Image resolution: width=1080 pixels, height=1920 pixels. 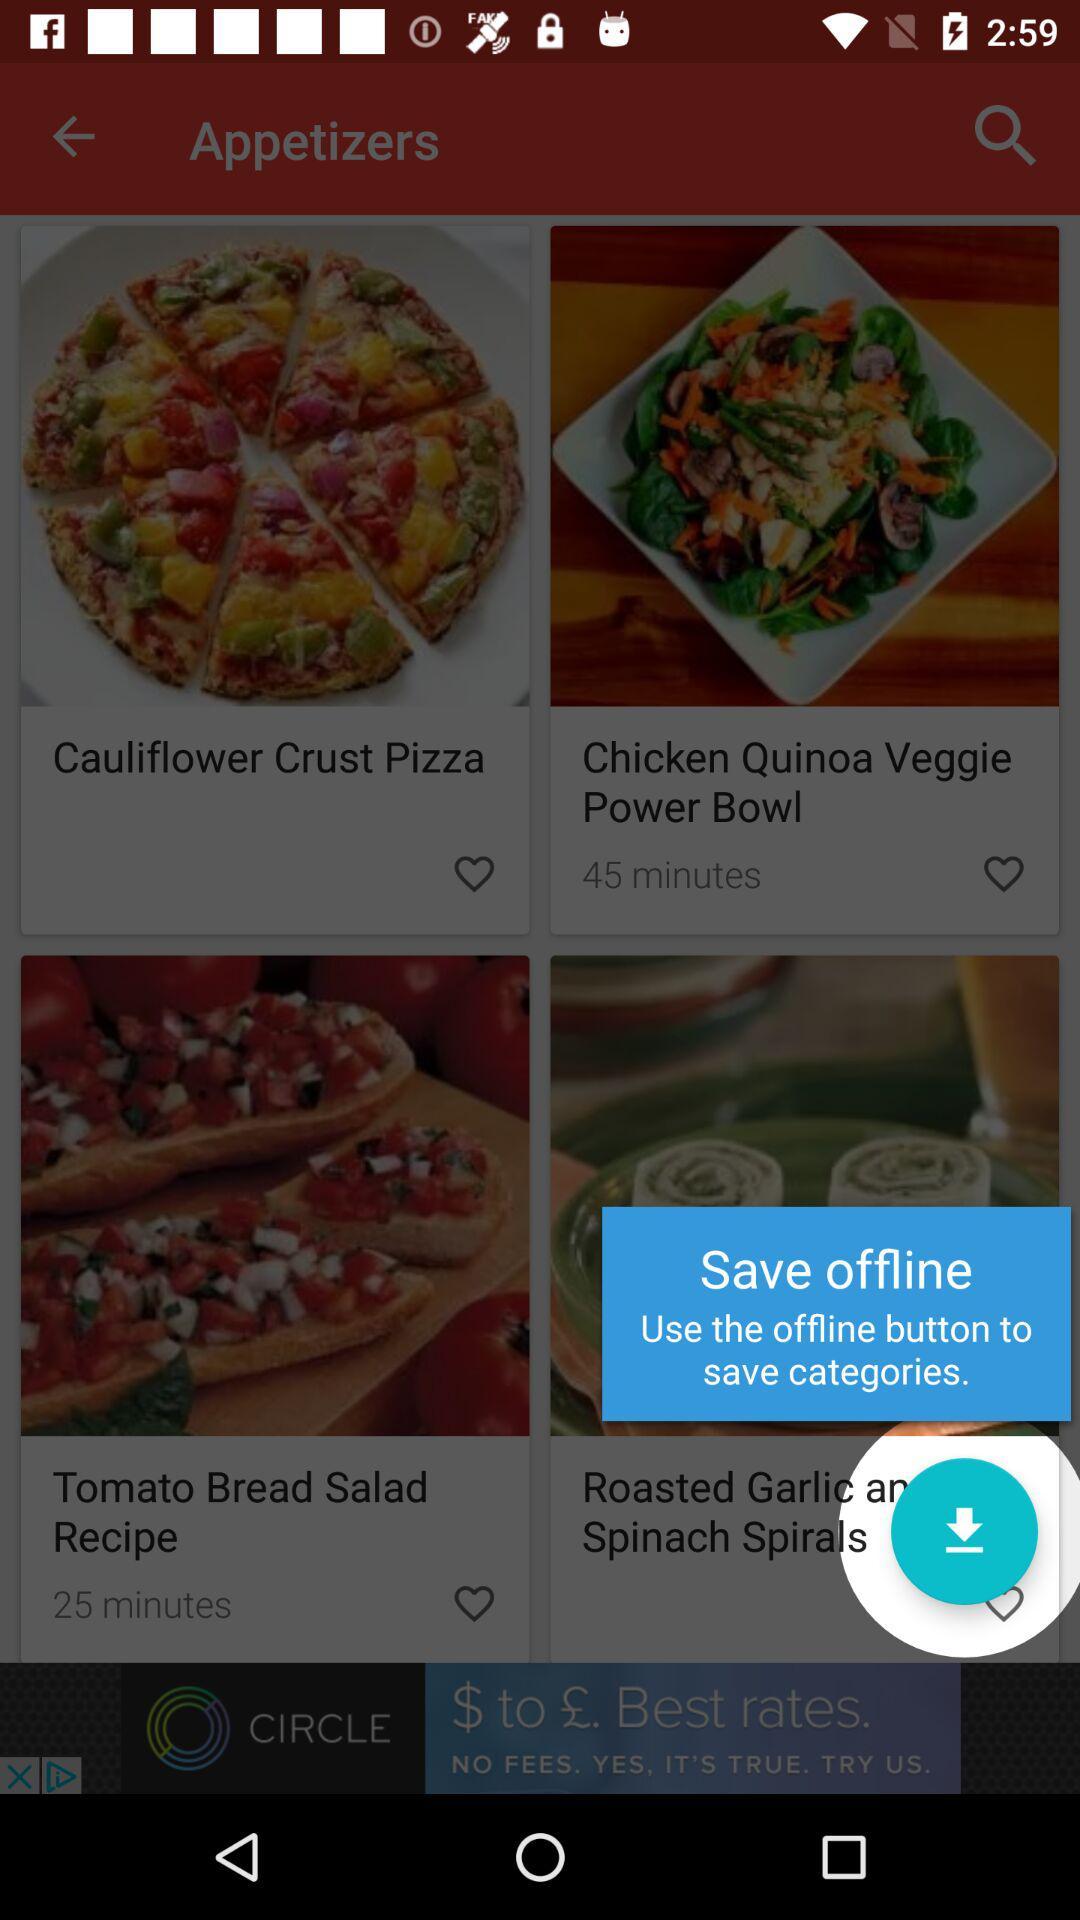 What do you see at coordinates (963, 1530) in the screenshot?
I see `offline` at bounding box center [963, 1530].